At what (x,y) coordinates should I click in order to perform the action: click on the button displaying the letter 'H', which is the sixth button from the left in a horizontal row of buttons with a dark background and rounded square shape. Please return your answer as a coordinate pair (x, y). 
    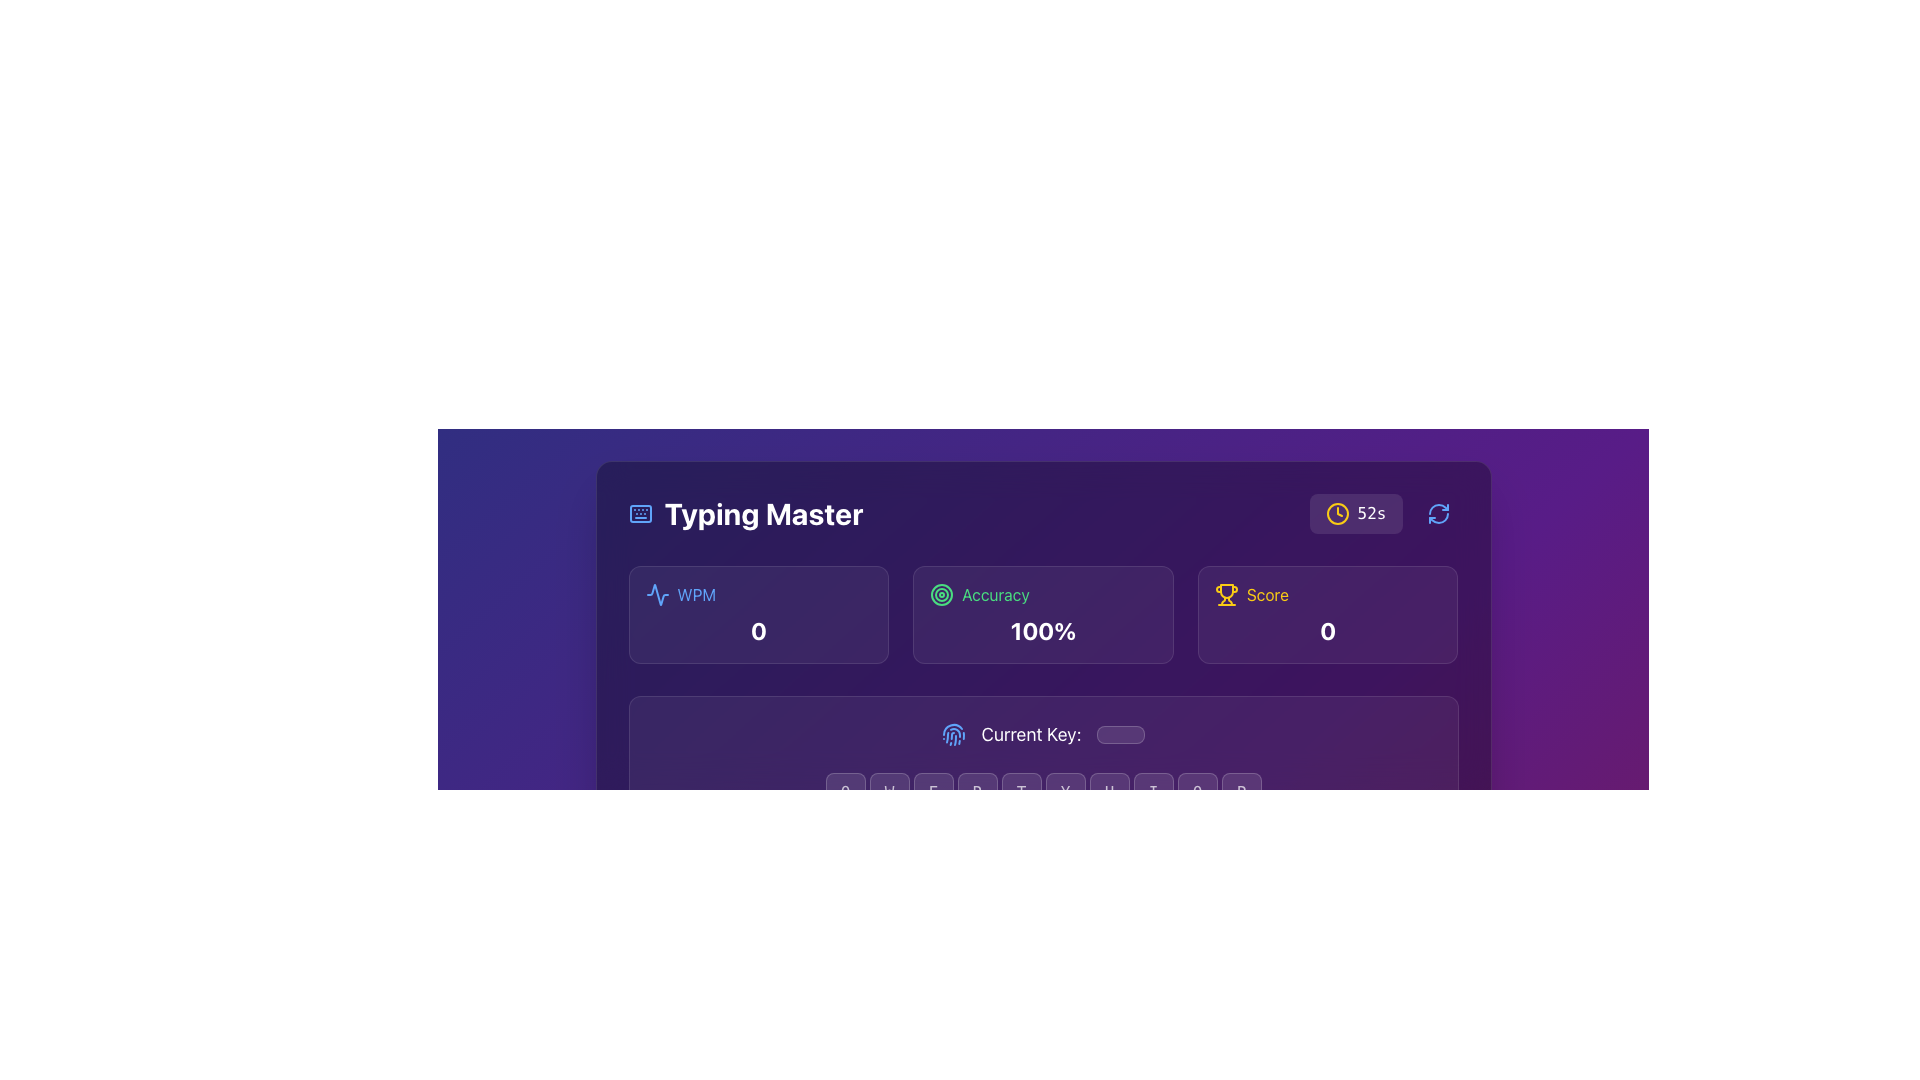
    Looking at the image, I should click on (1086, 840).